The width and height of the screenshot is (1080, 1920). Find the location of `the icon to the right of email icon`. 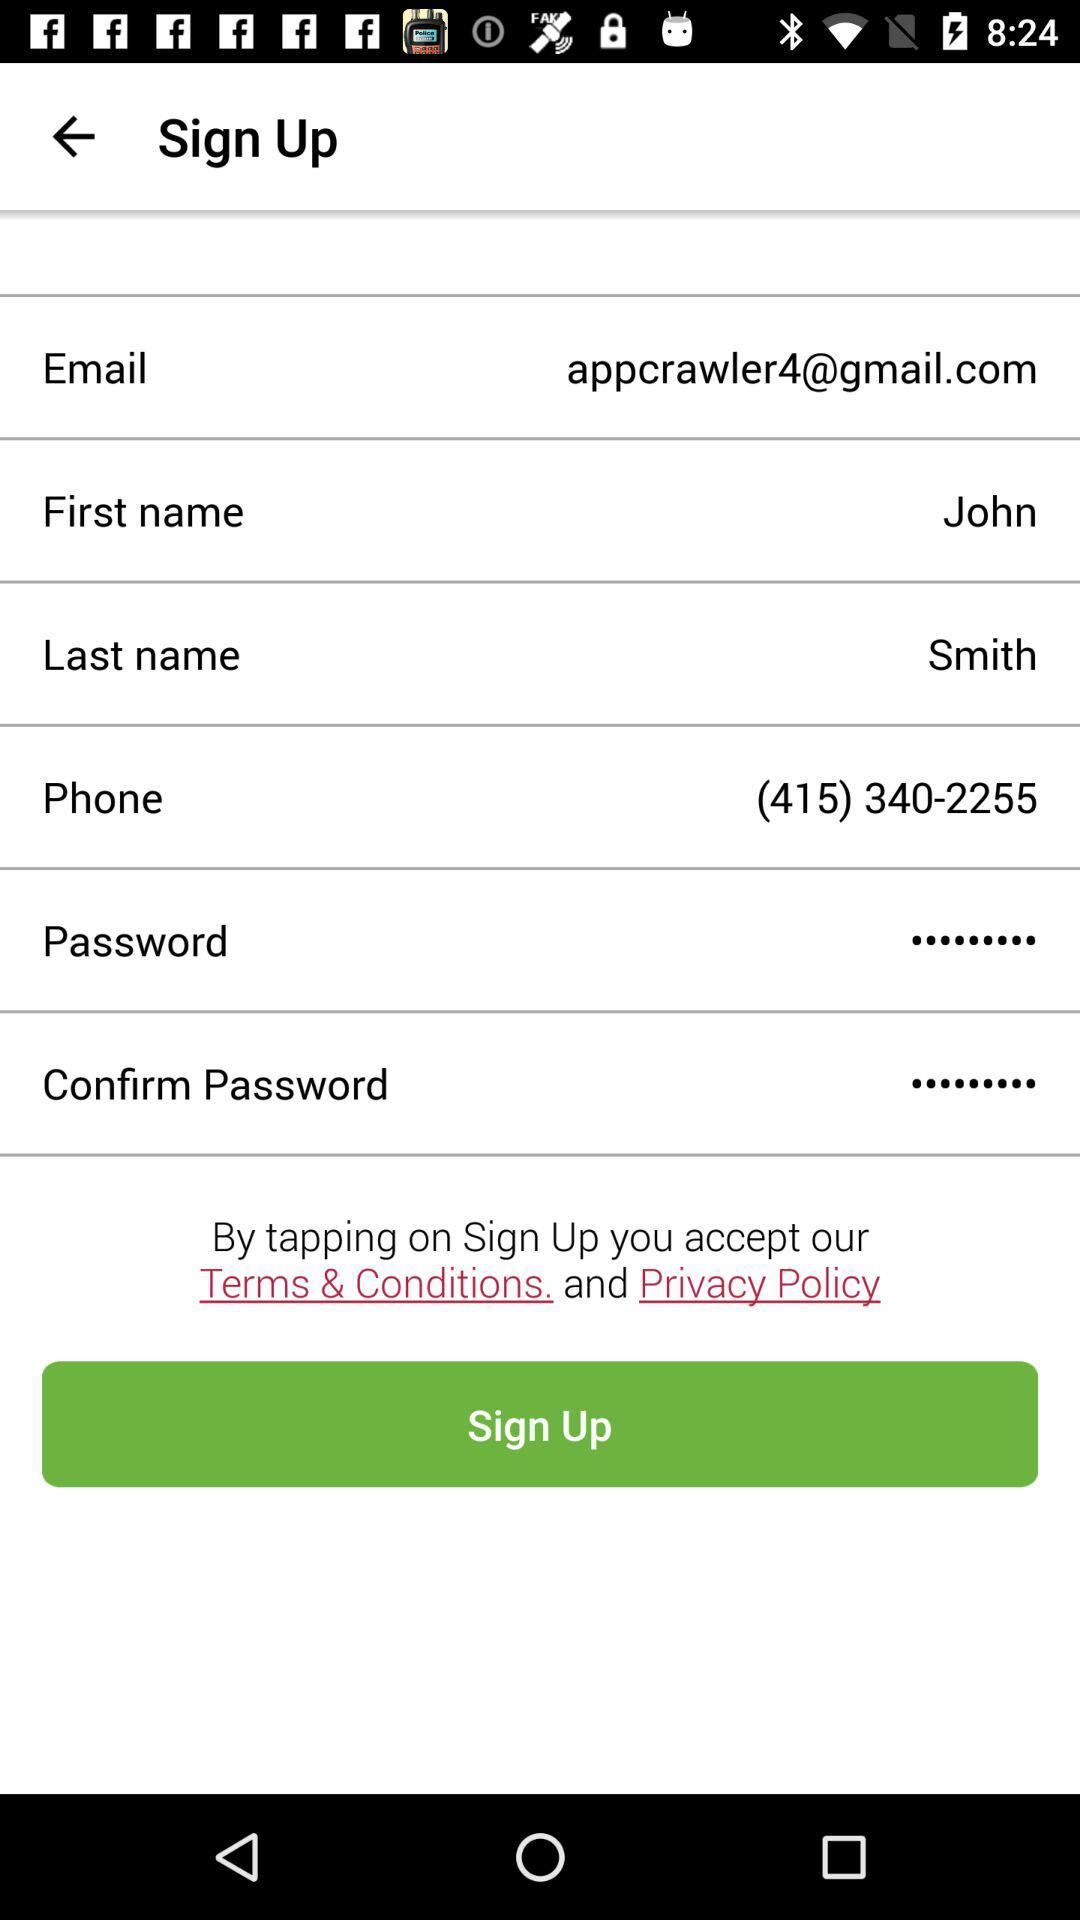

the icon to the right of email icon is located at coordinates (591, 367).